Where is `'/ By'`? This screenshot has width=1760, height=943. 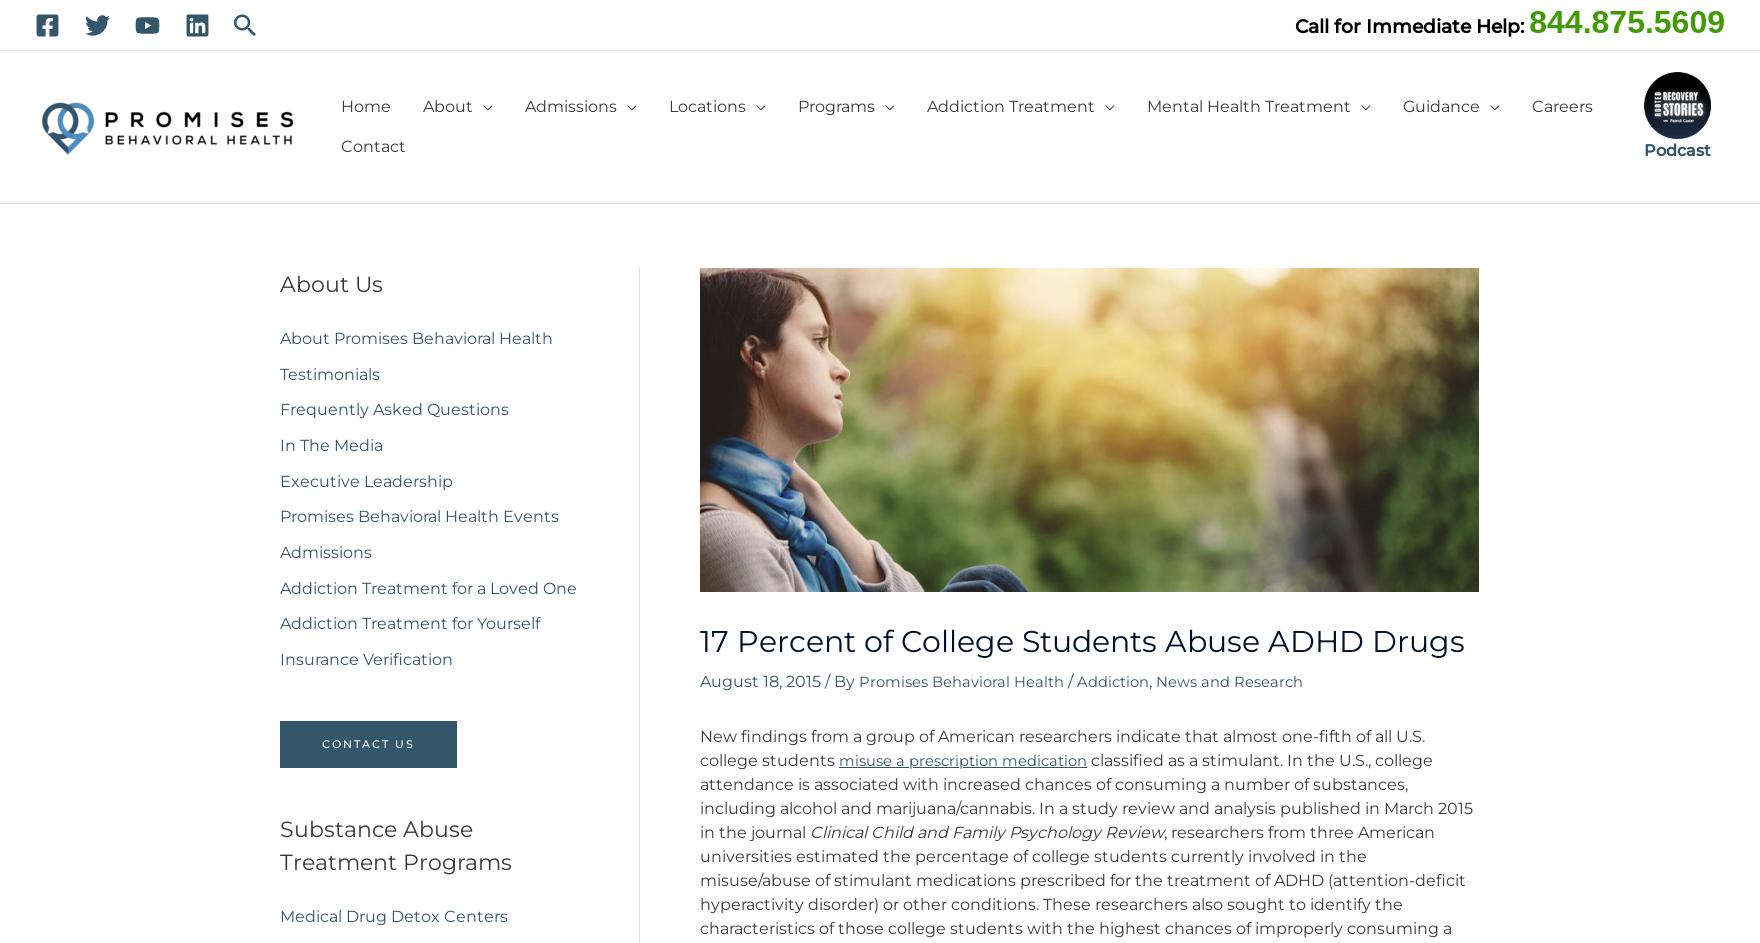 '/ By' is located at coordinates (840, 681).